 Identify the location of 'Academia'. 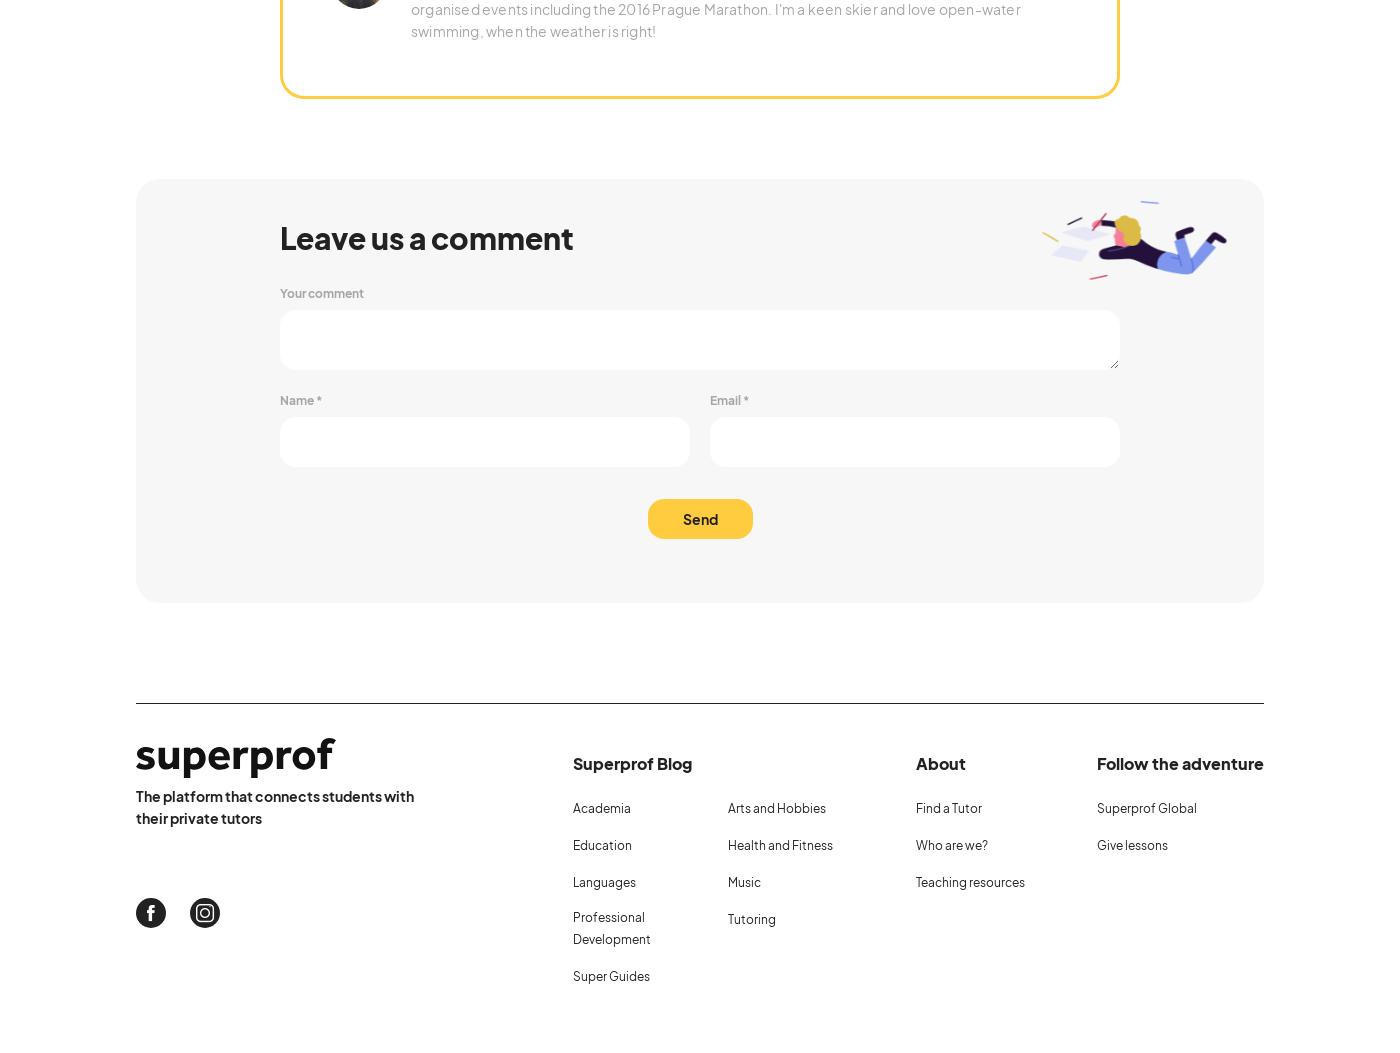
(601, 807).